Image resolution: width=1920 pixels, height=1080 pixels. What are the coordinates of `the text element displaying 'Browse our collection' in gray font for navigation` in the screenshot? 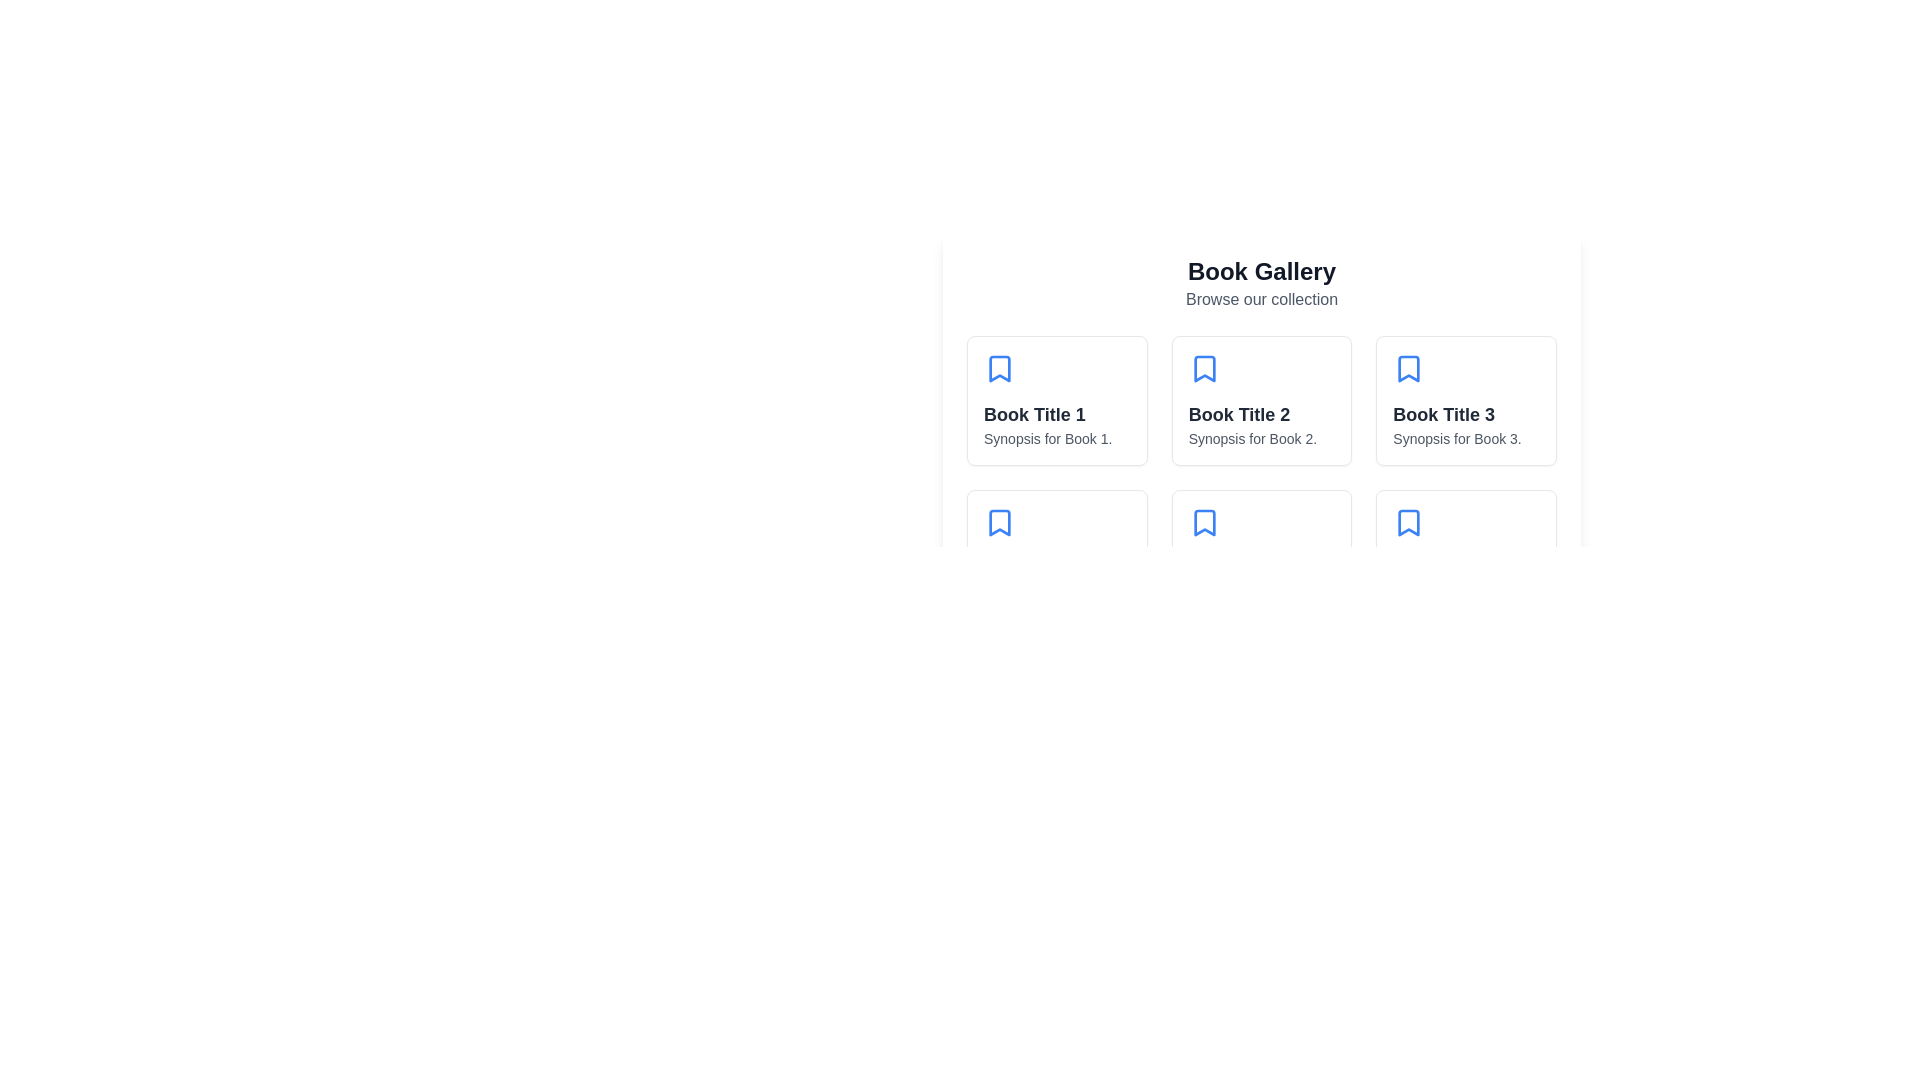 It's located at (1261, 300).